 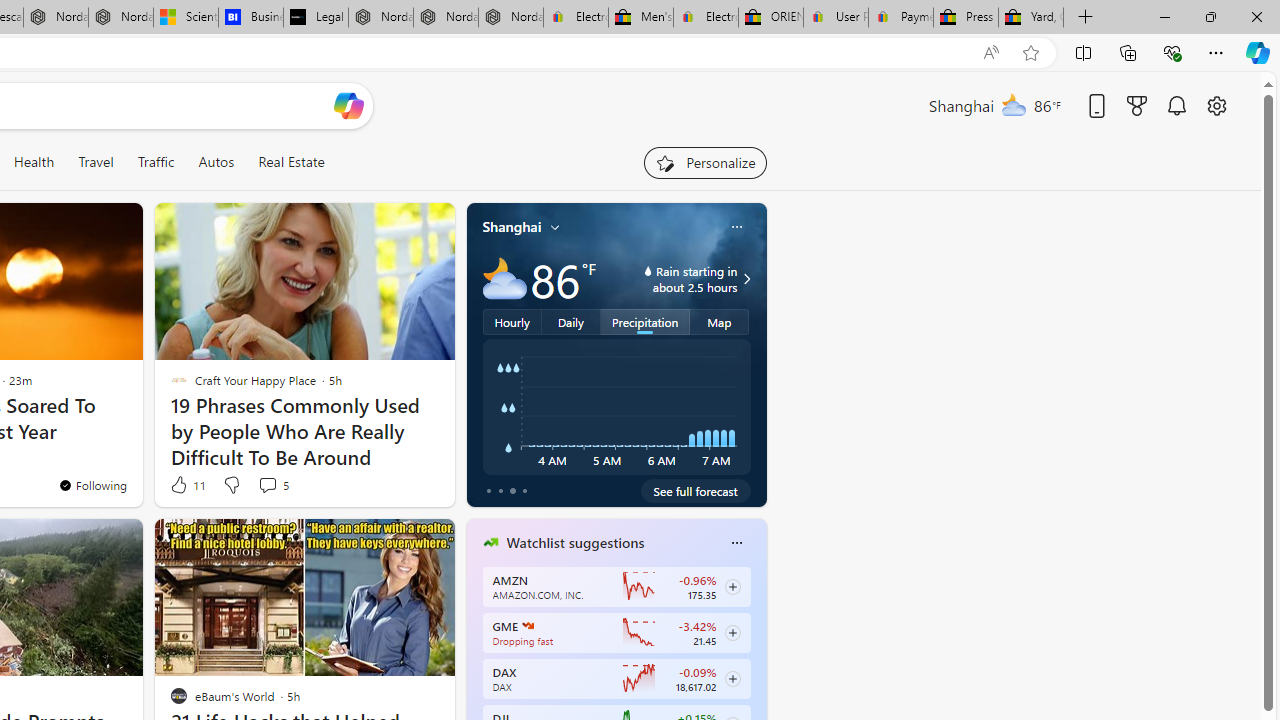 What do you see at coordinates (966, 17) in the screenshot?
I see `'Press Room - eBay Inc.'` at bounding box center [966, 17].